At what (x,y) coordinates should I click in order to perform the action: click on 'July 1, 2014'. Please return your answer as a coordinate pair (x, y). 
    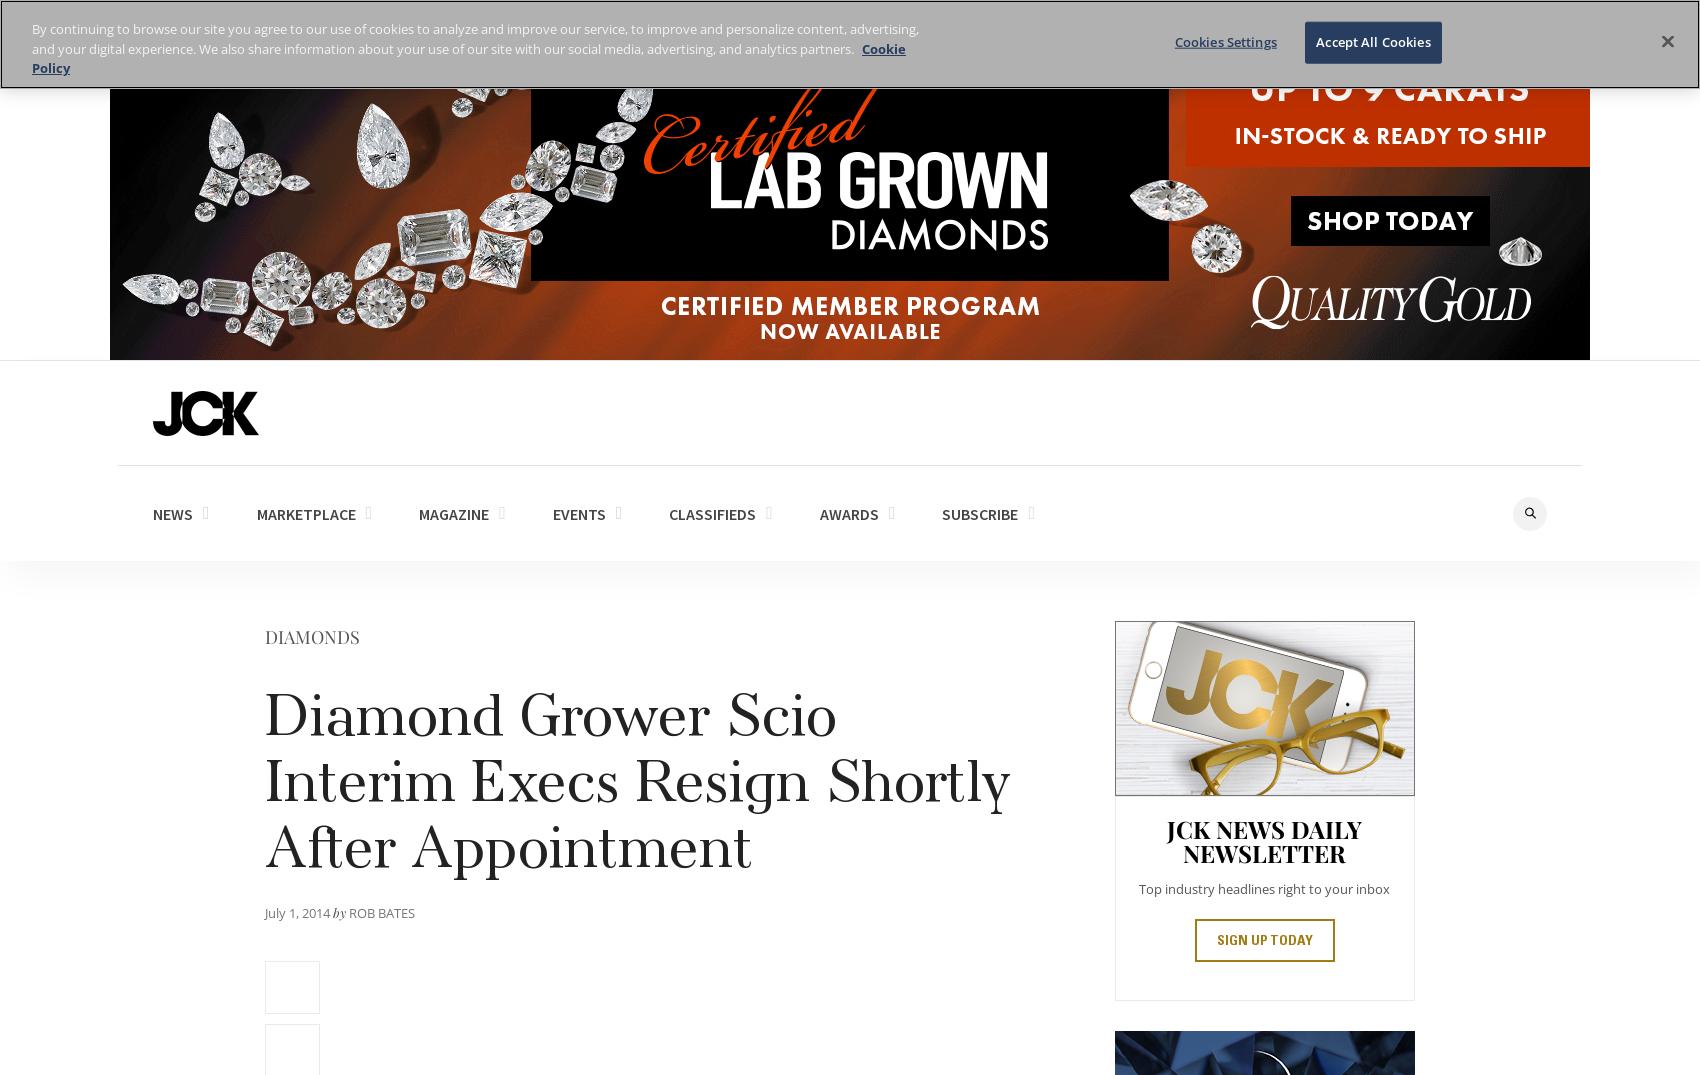
    Looking at the image, I should click on (265, 911).